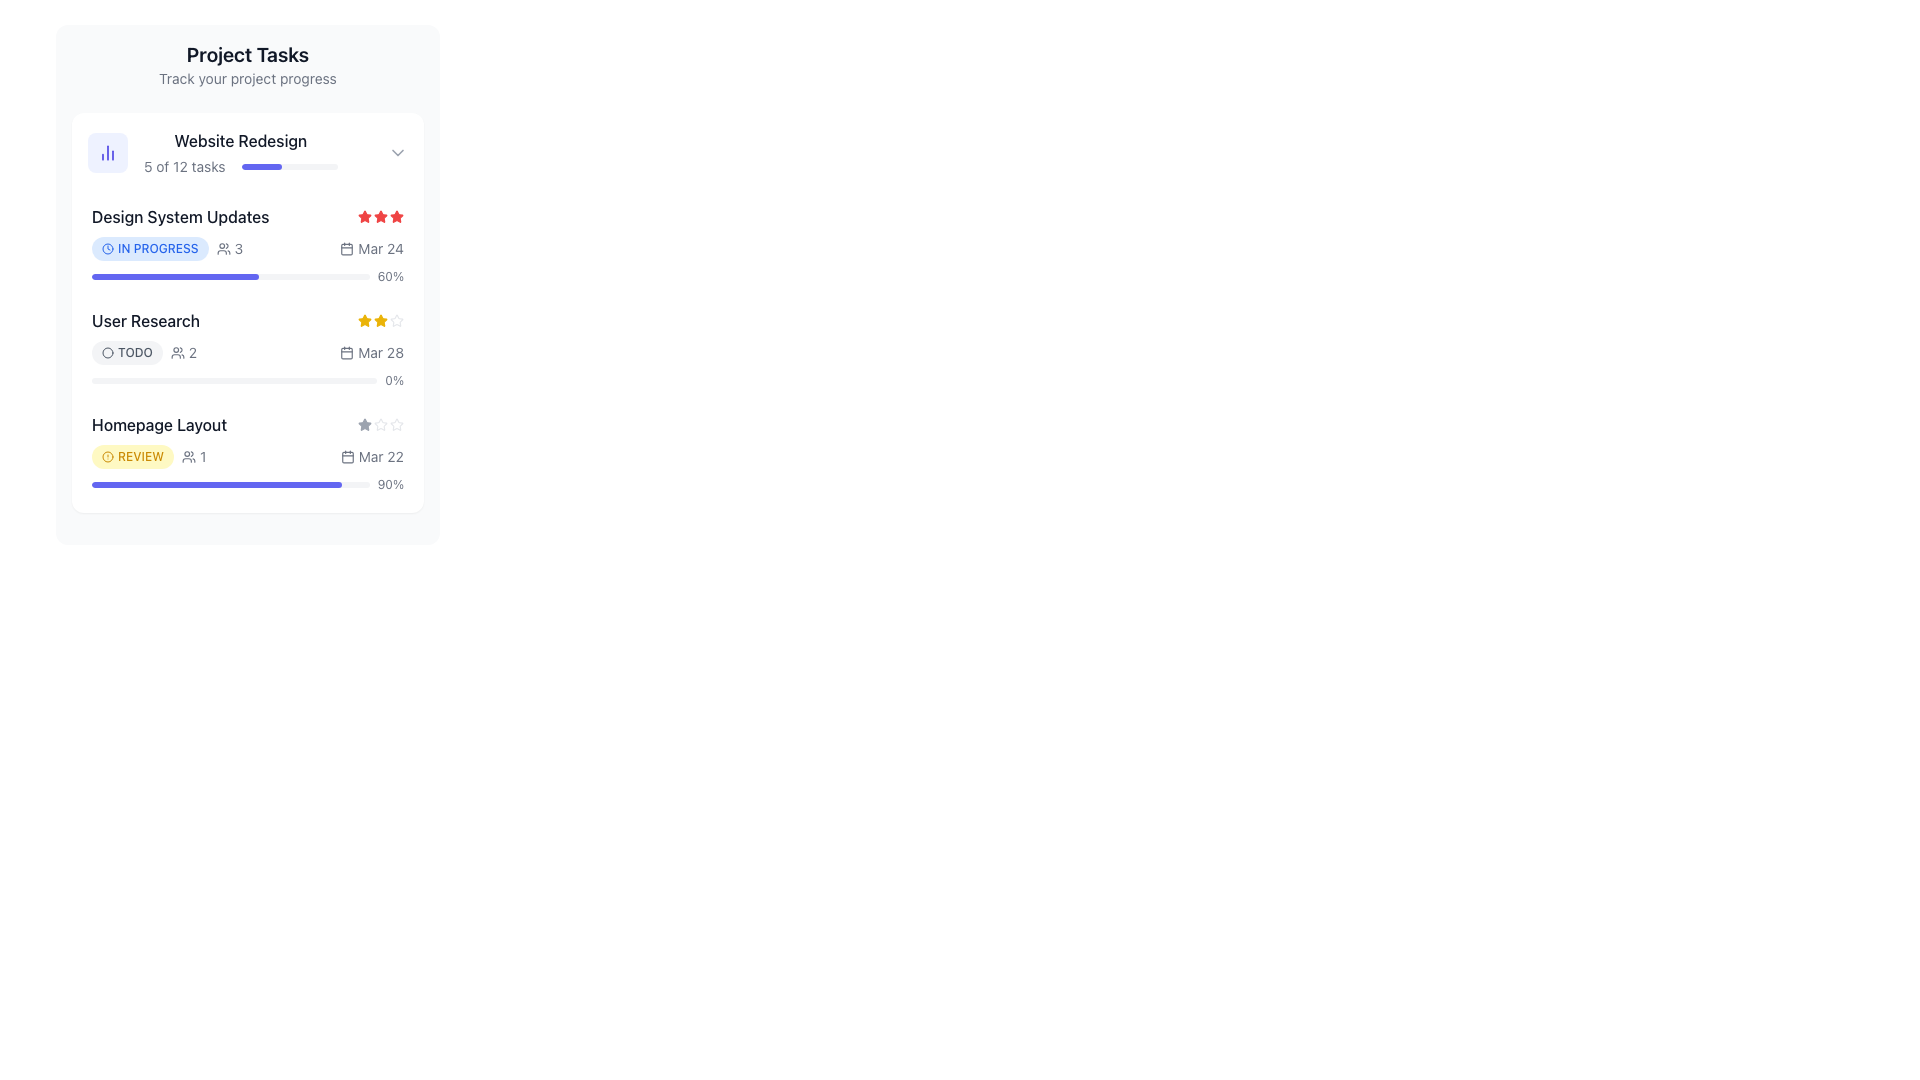 The width and height of the screenshot is (1920, 1080). Describe the element at coordinates (240, 152) in the screenshot. I see `the task entry component in the task list, which includes the heading, description, and progress bar, located to the right of the indigo chart icon` at that location.